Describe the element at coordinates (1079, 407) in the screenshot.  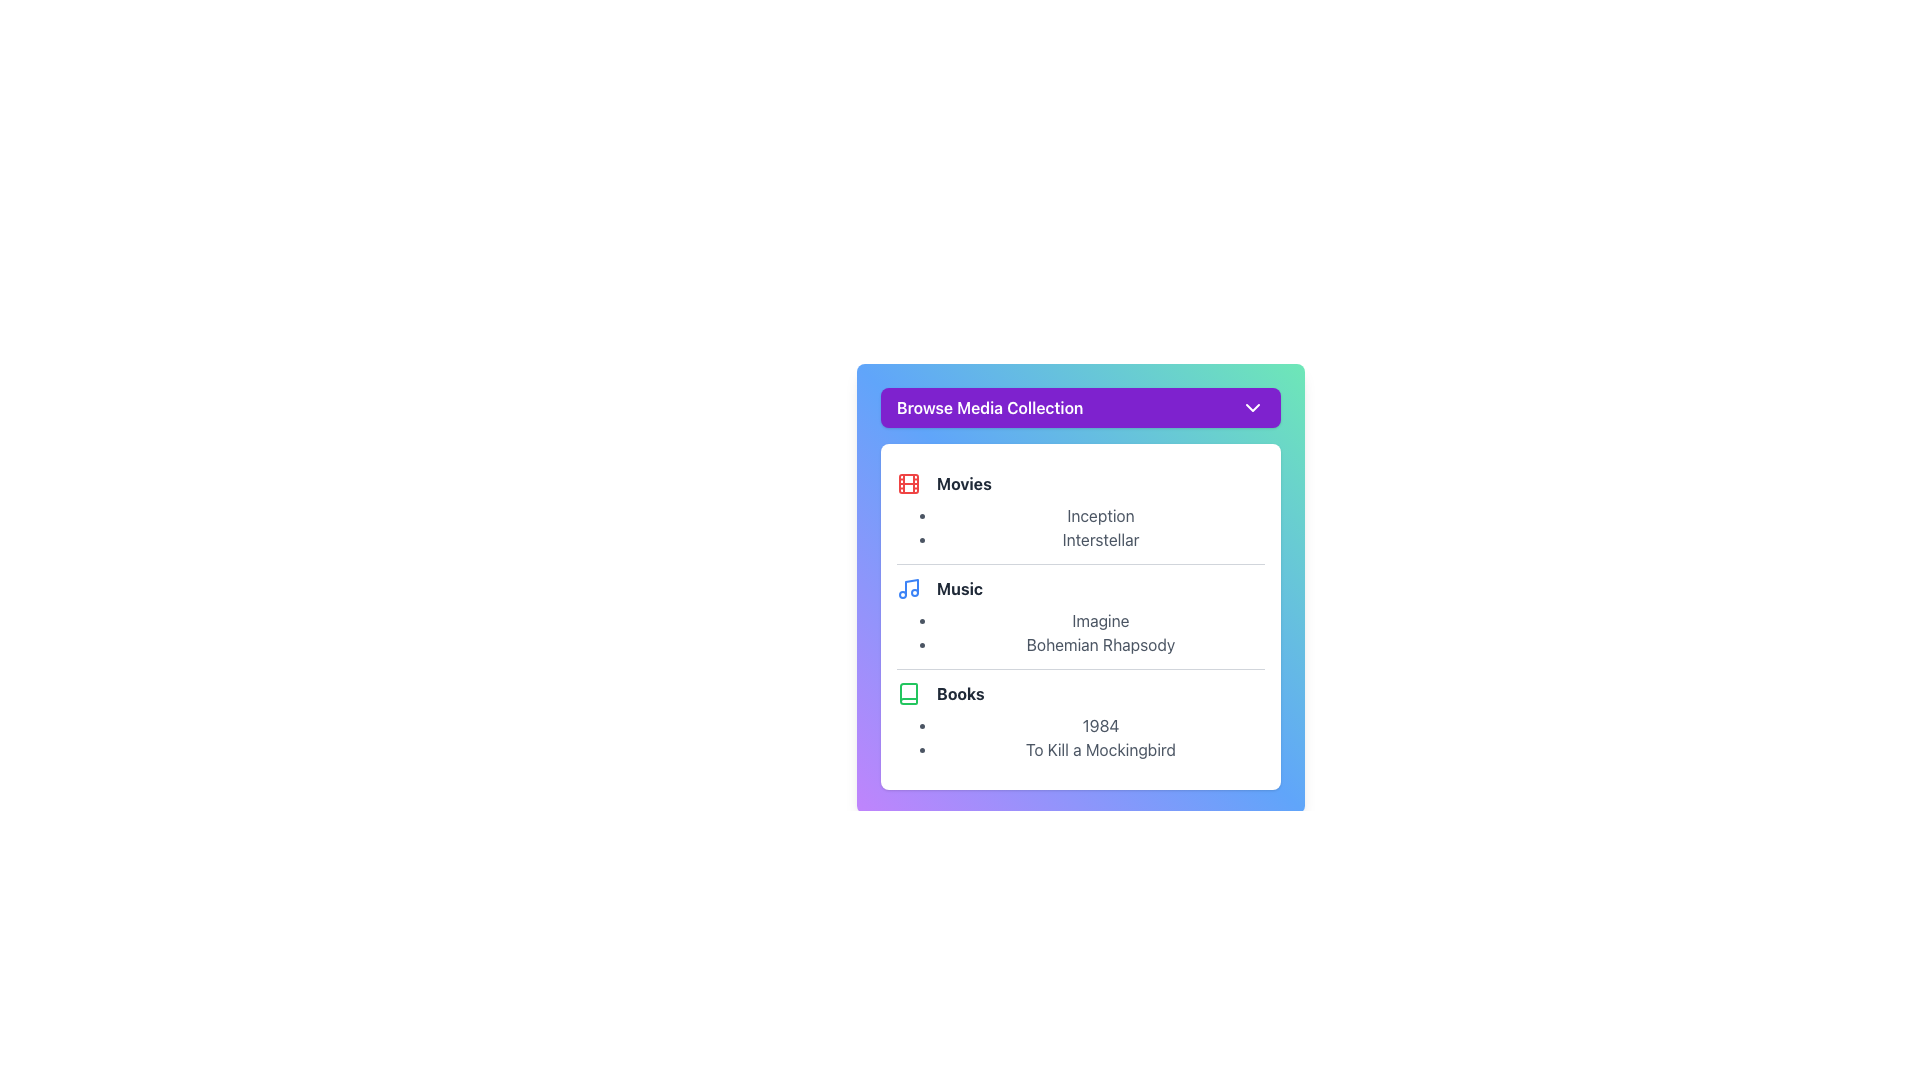
I see `the collapsible header button that toggles visibility of media content sections including 'Movies', 'Music', and 'Books'` at that location.